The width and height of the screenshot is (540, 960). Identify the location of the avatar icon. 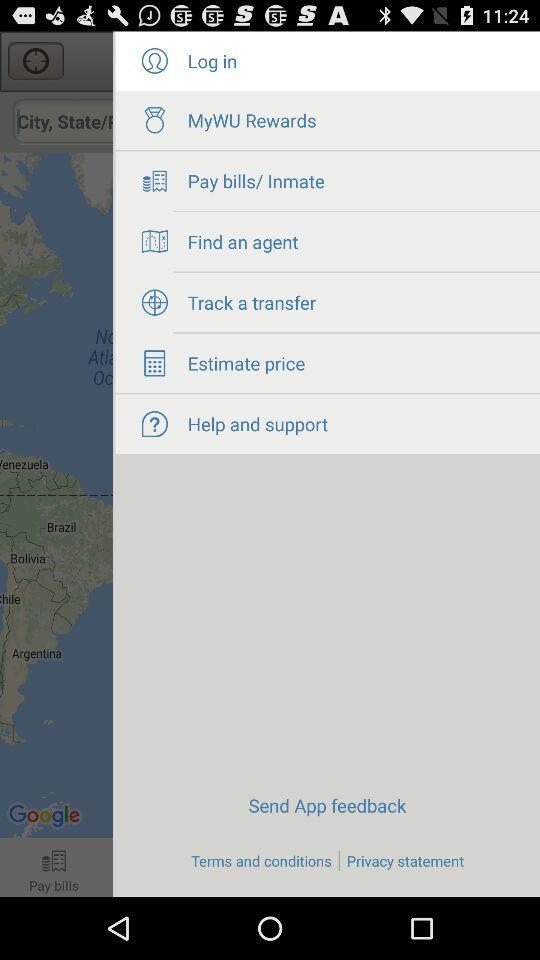
(153, 65).